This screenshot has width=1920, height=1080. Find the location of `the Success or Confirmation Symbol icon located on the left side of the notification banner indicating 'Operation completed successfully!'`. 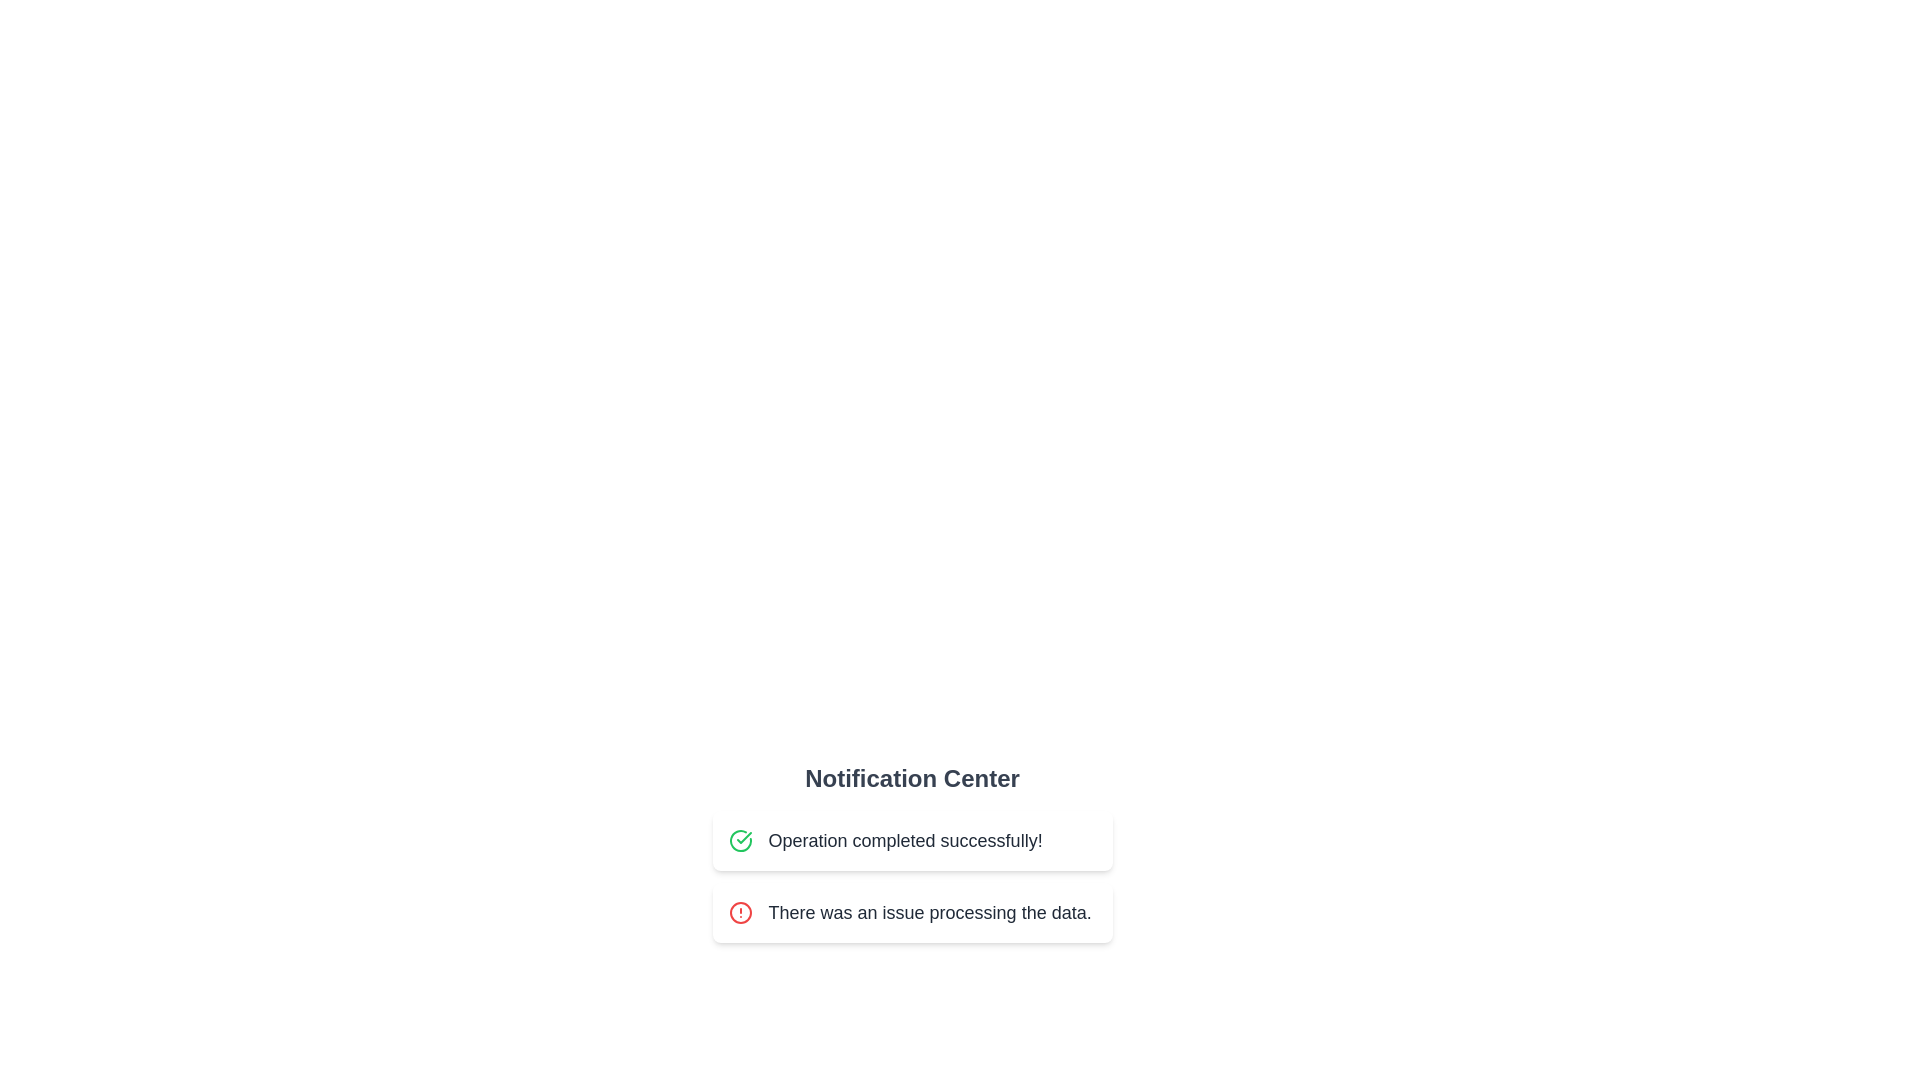

the Success or Confirmation Symbol icon located on the left side of the notification banner indicating 'Operation completed successfully!' is located at coordinates (739, 840).